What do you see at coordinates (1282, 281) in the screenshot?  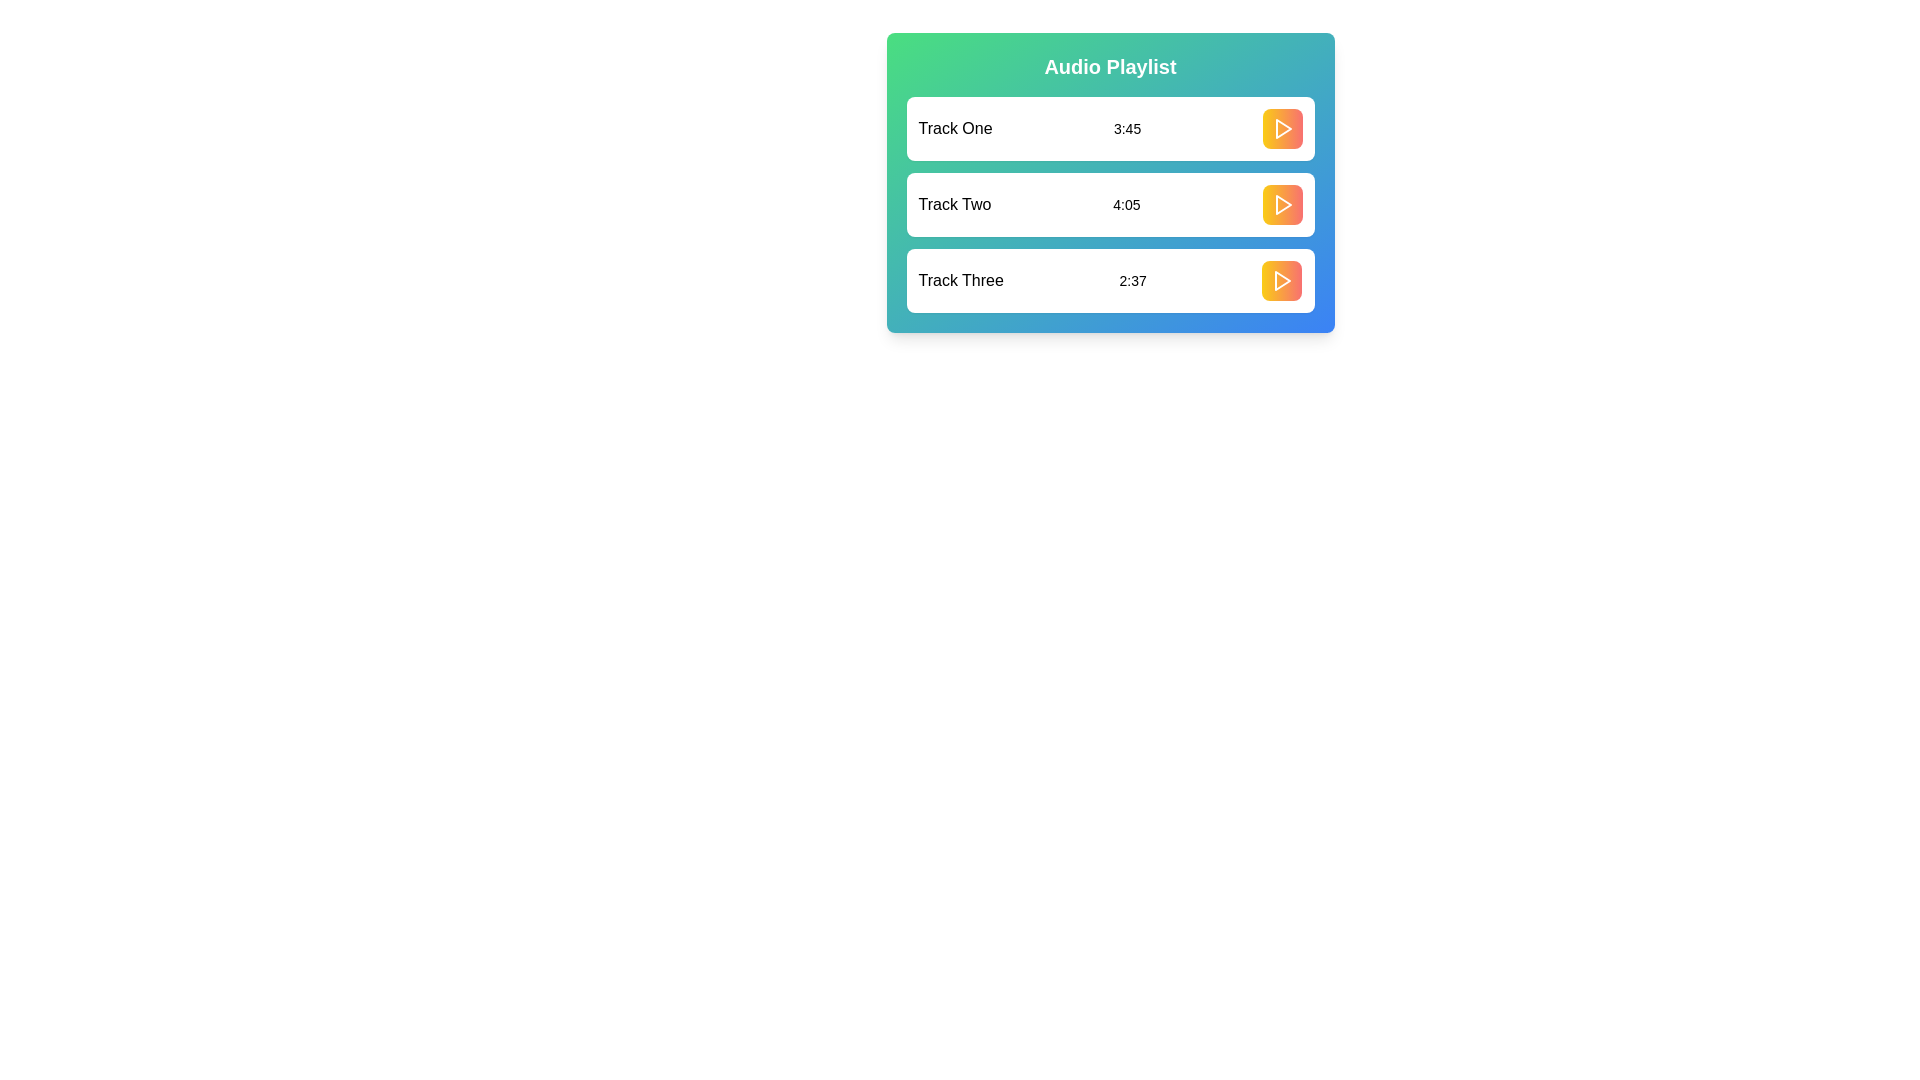 I see `the third play button located` at bounding box center [1282, 281].